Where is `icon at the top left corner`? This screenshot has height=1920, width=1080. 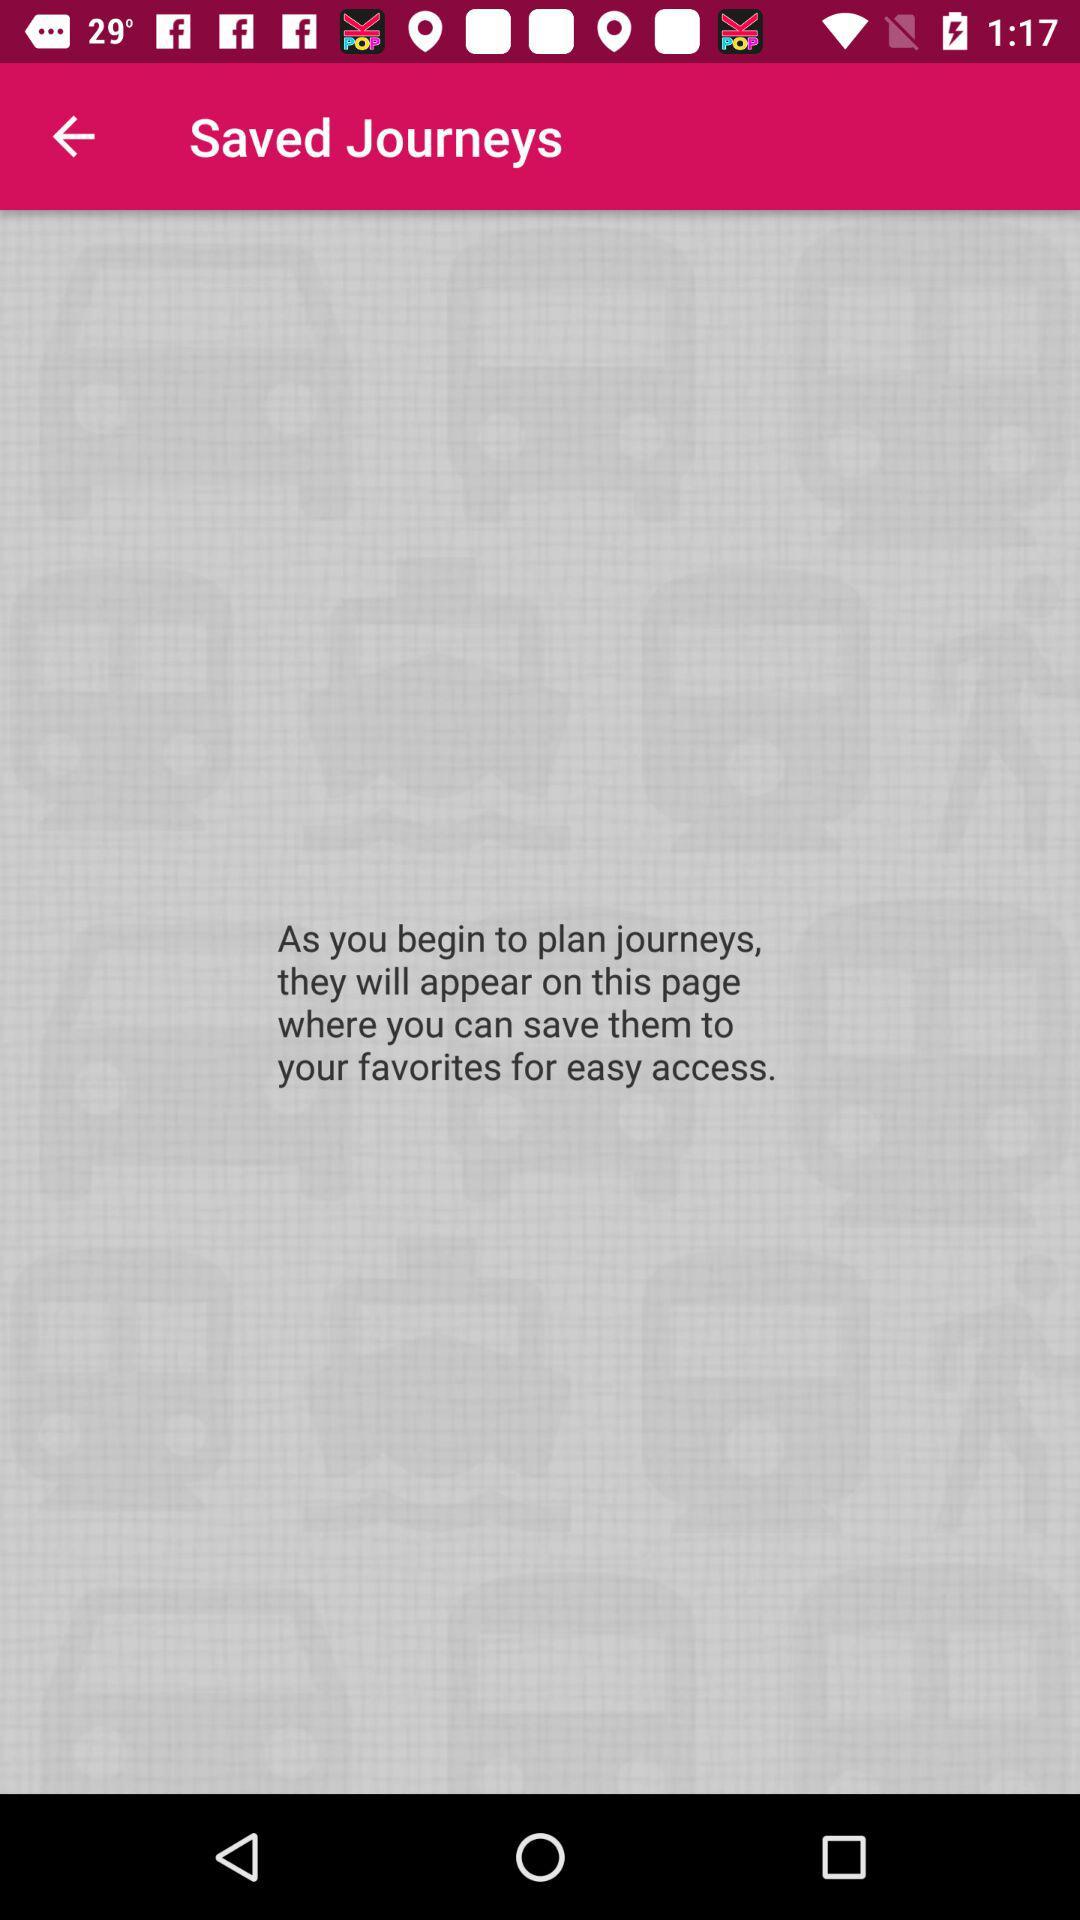
icon at the top left corner is located at coordinates (72, 135).